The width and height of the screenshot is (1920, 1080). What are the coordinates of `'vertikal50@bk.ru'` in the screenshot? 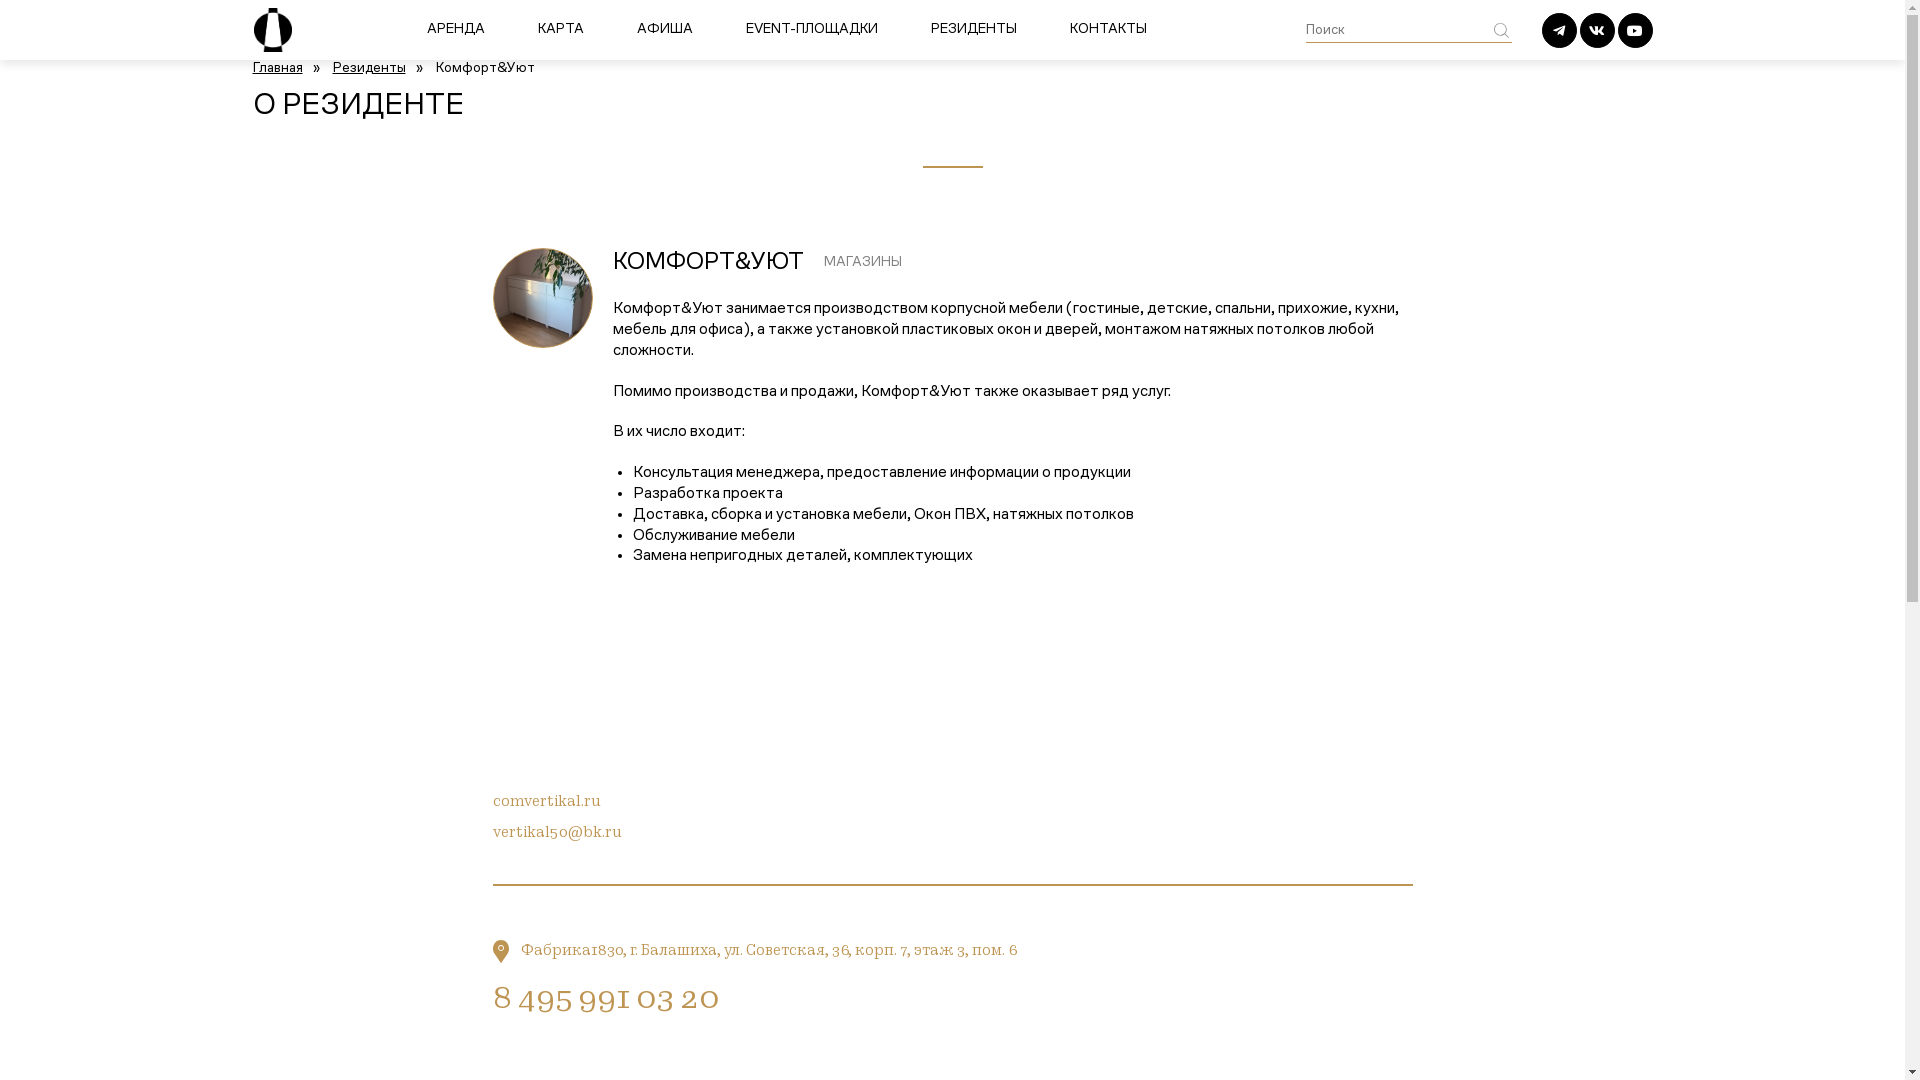 It's located at (556, 833).